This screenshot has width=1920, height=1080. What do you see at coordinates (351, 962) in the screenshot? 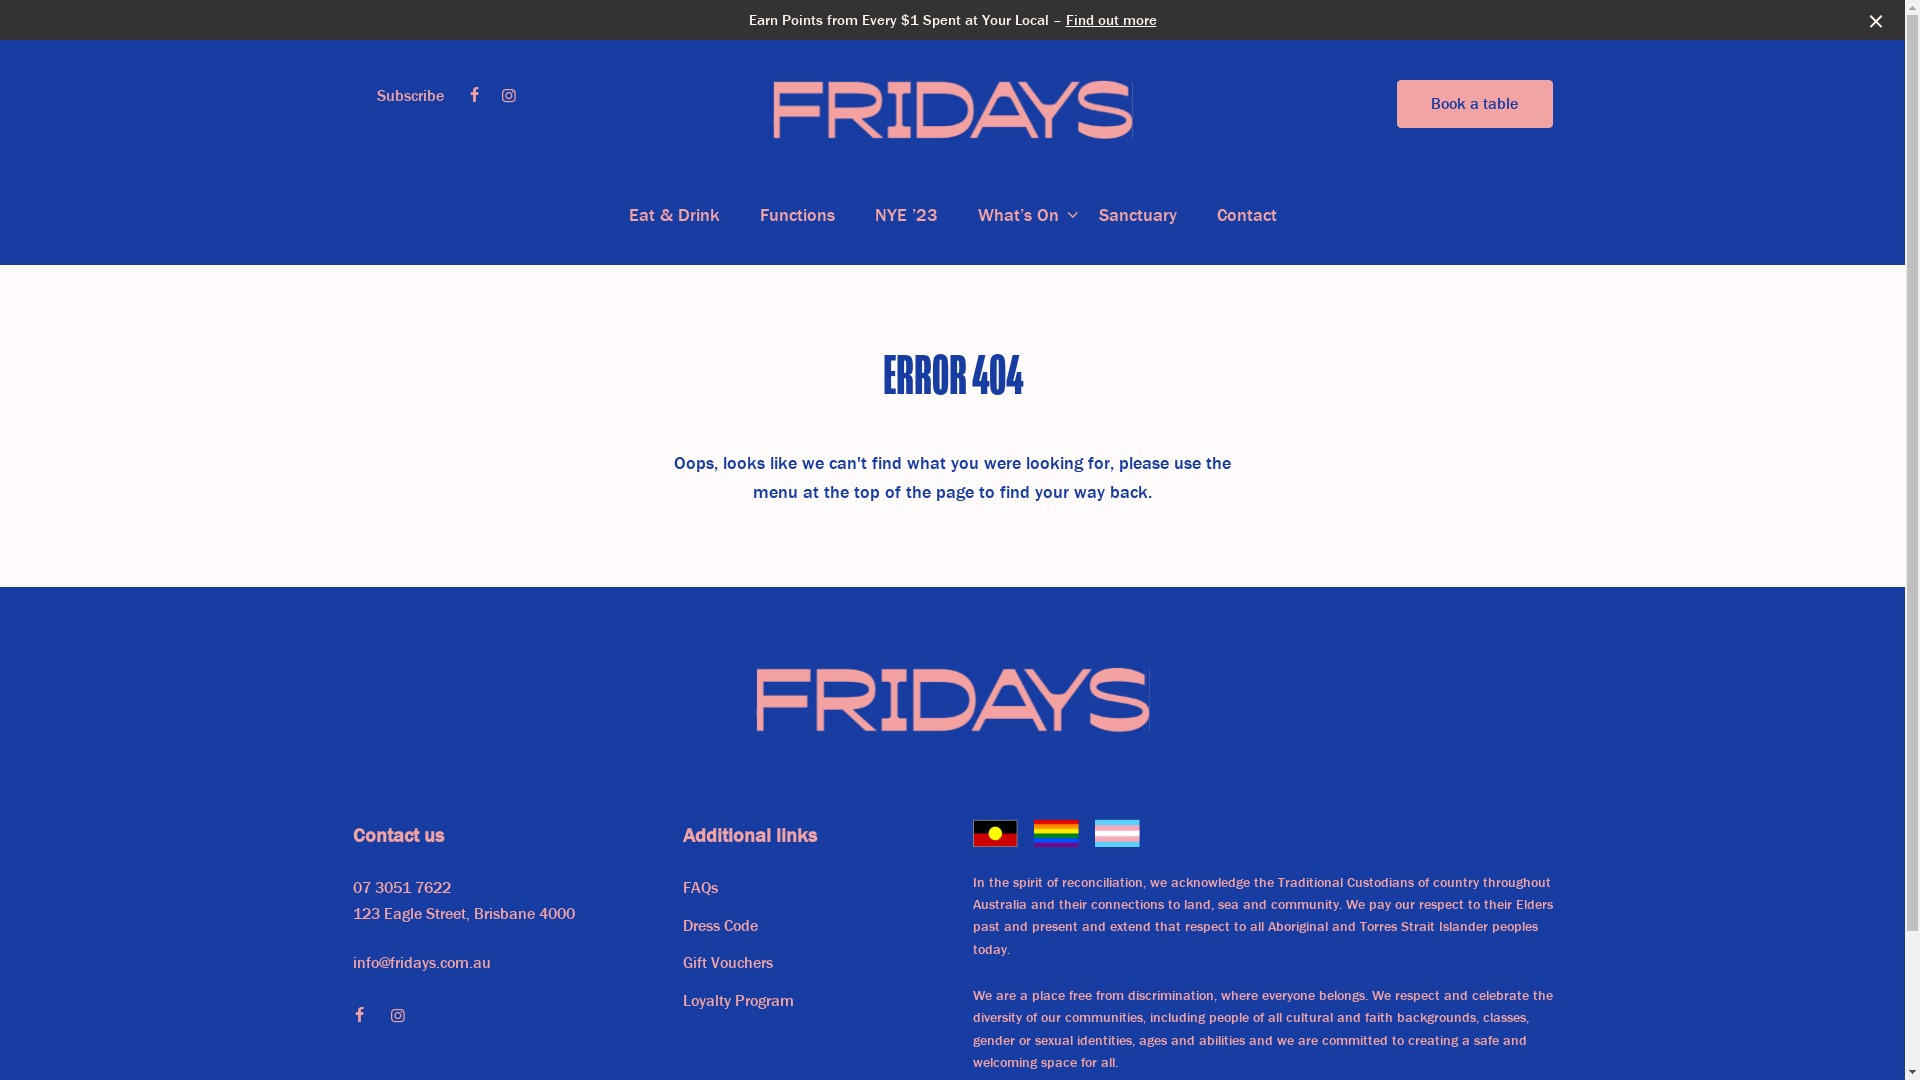
I see `'info@fridays.com.au'` at bounding box center [351, 962].